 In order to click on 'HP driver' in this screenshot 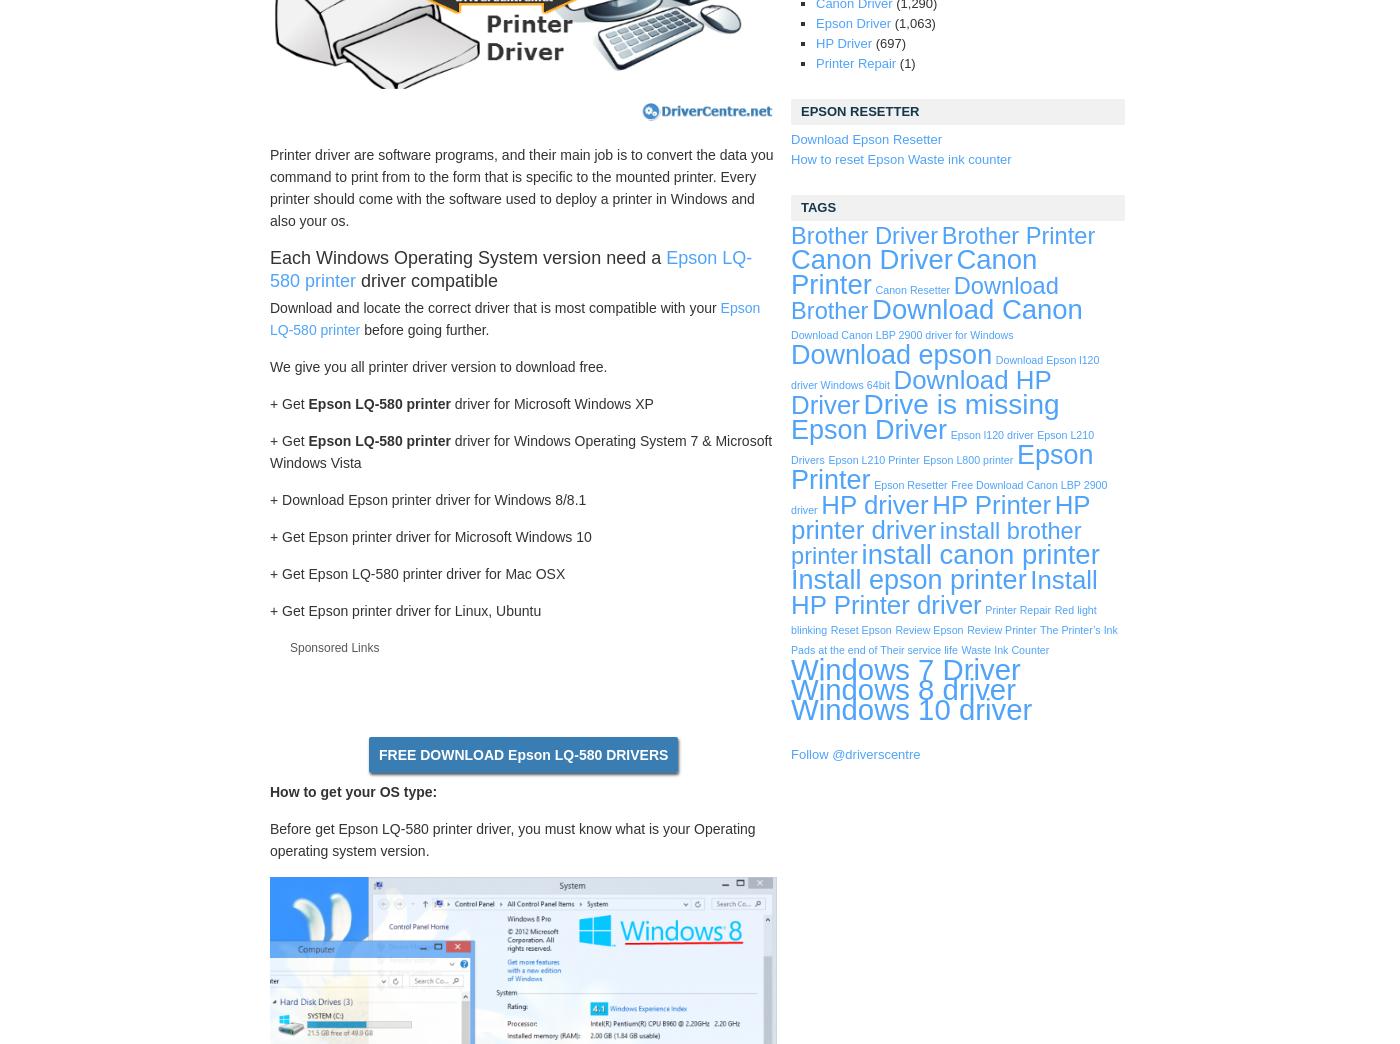, I will do `click(874, 504)`.